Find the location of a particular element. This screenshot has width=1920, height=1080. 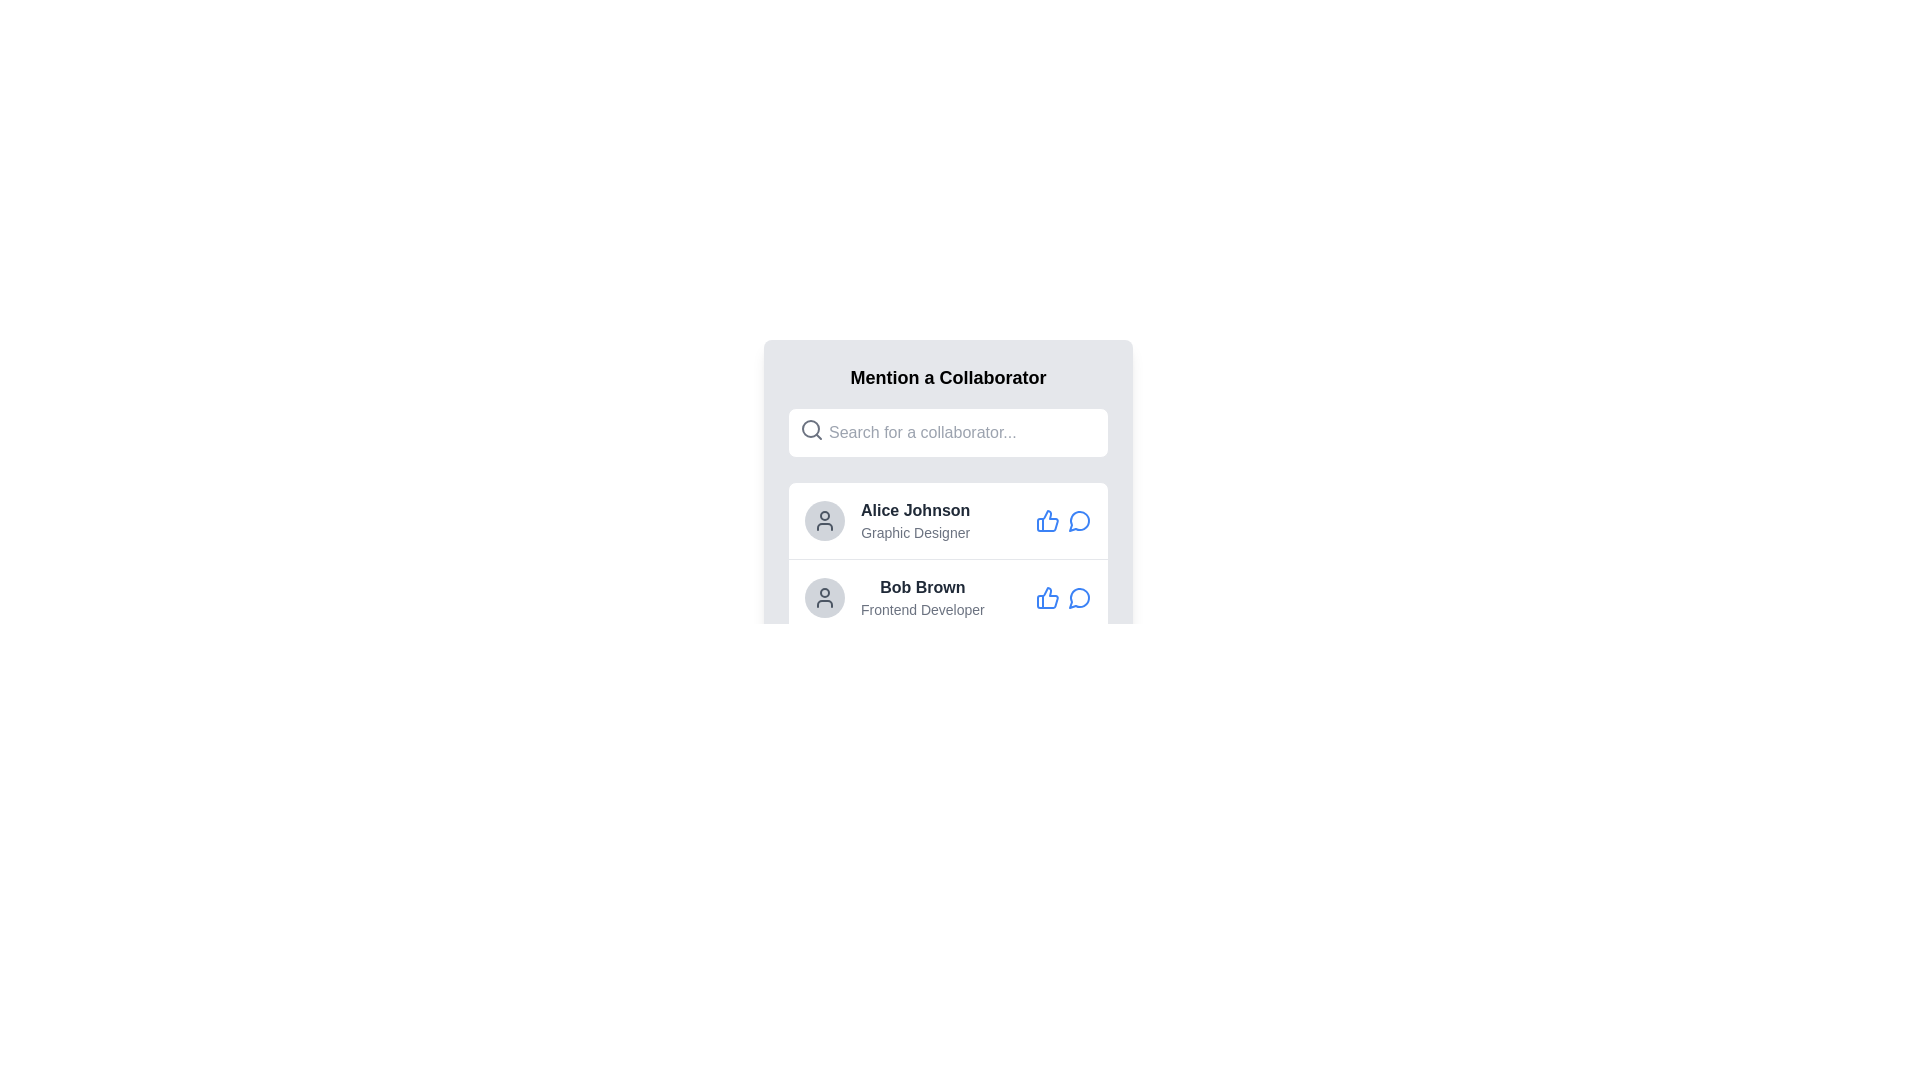

the approval icon located on the right side of the row associated with Alice Johnson, next to the message bubble icon is located at coordinates (1046, 519).